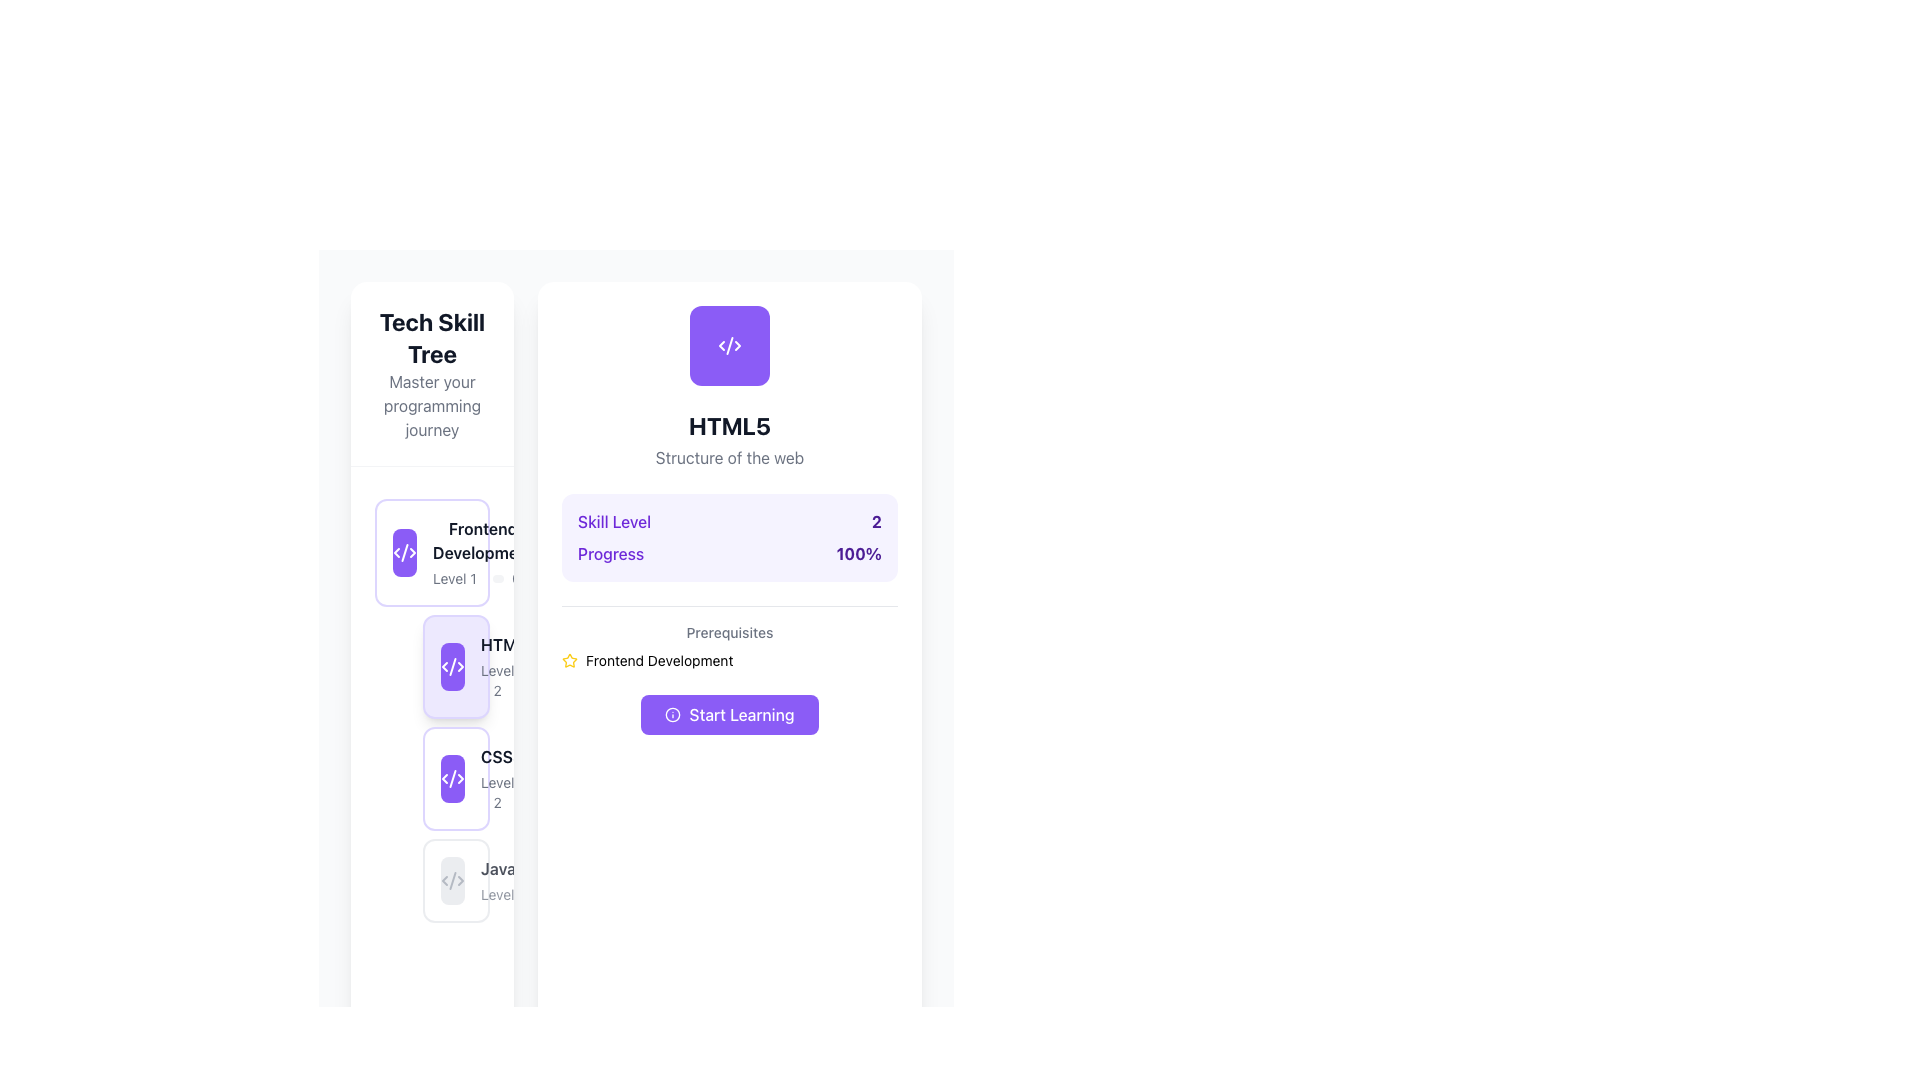 This screenshot has width=1920, height=1080. What do you see at coordinates (431, 709) in the screenshot?
I see `the second skill card in the 'Tech Skill Tree' sidebar that represents the progress feature for 'HTML5', which has a light purple background and displays 'HTML5' in bold, 'Level 2', and '100%'` at bounding box center [431, 709].